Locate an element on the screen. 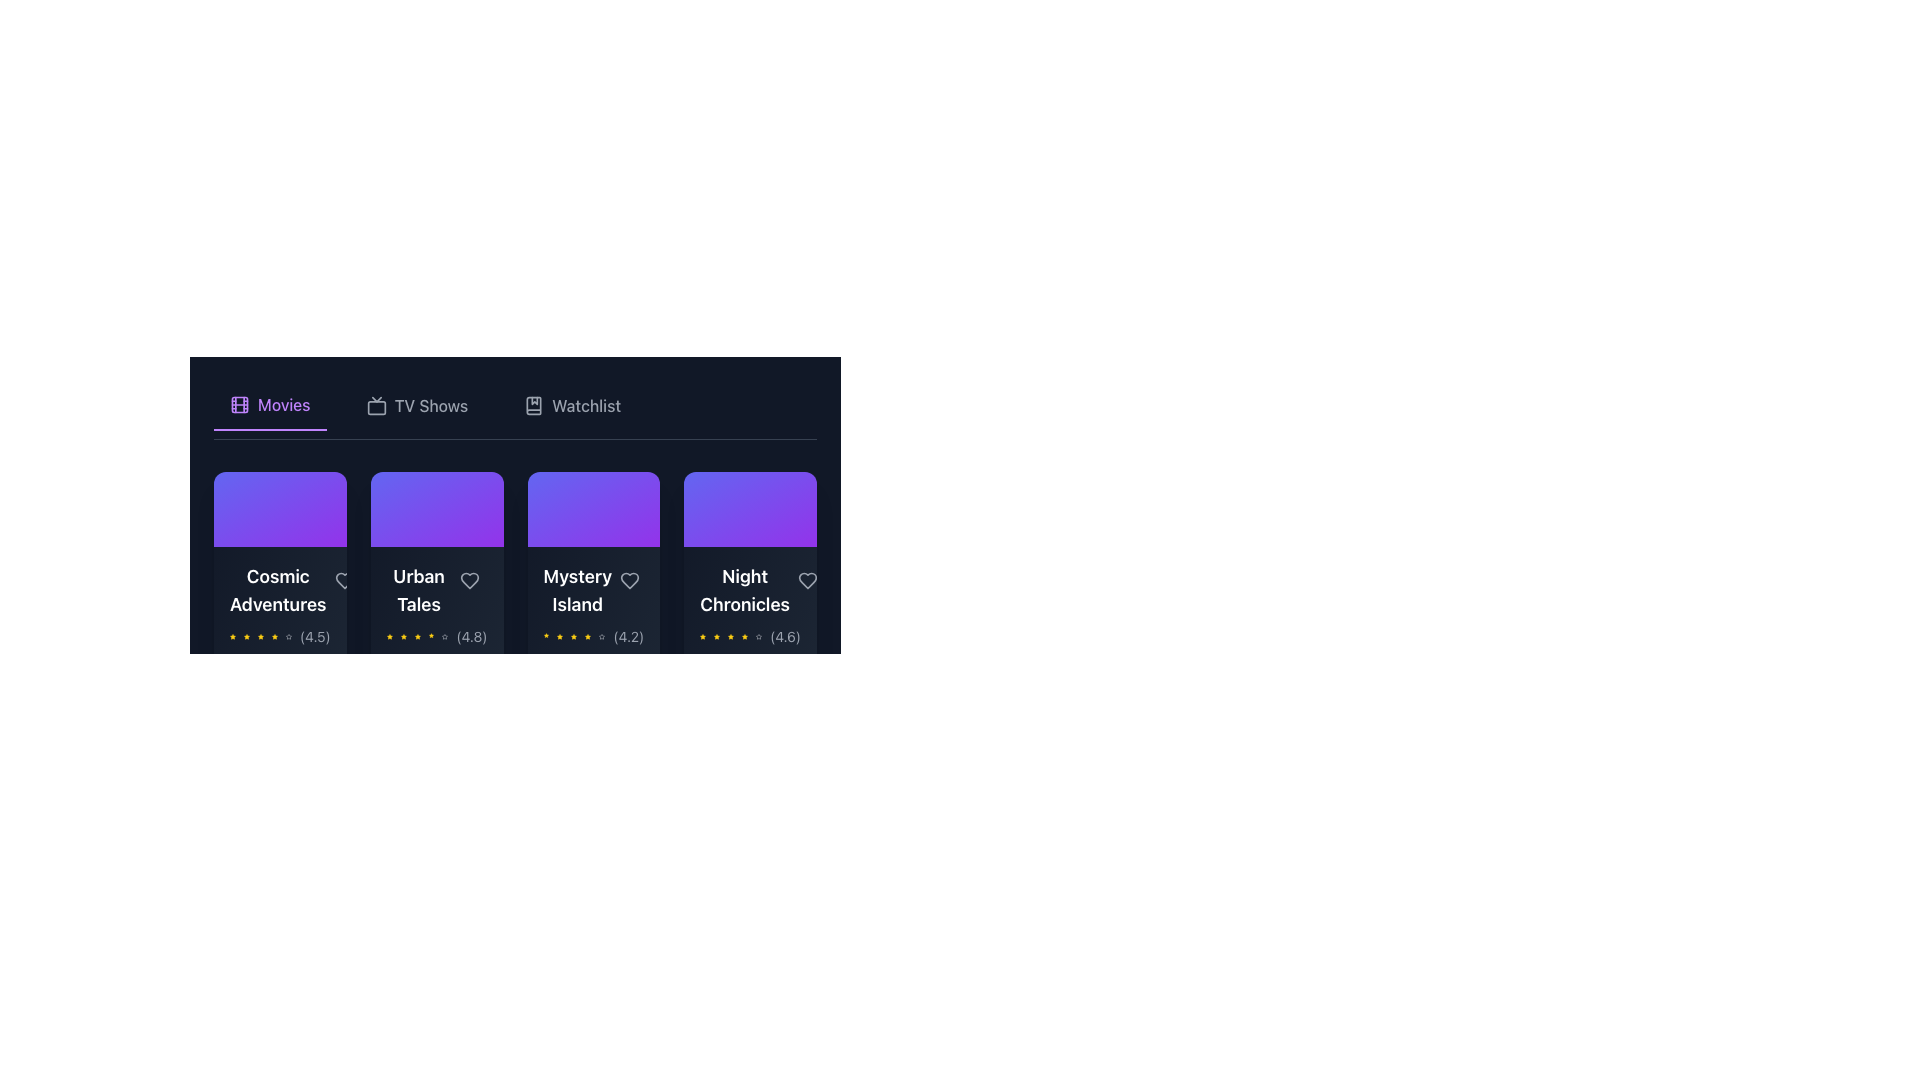  the favorite button located in the top-right corner of the 'Night Chronicles' card to mark it as a favorite is located at coordinates (807, 579).